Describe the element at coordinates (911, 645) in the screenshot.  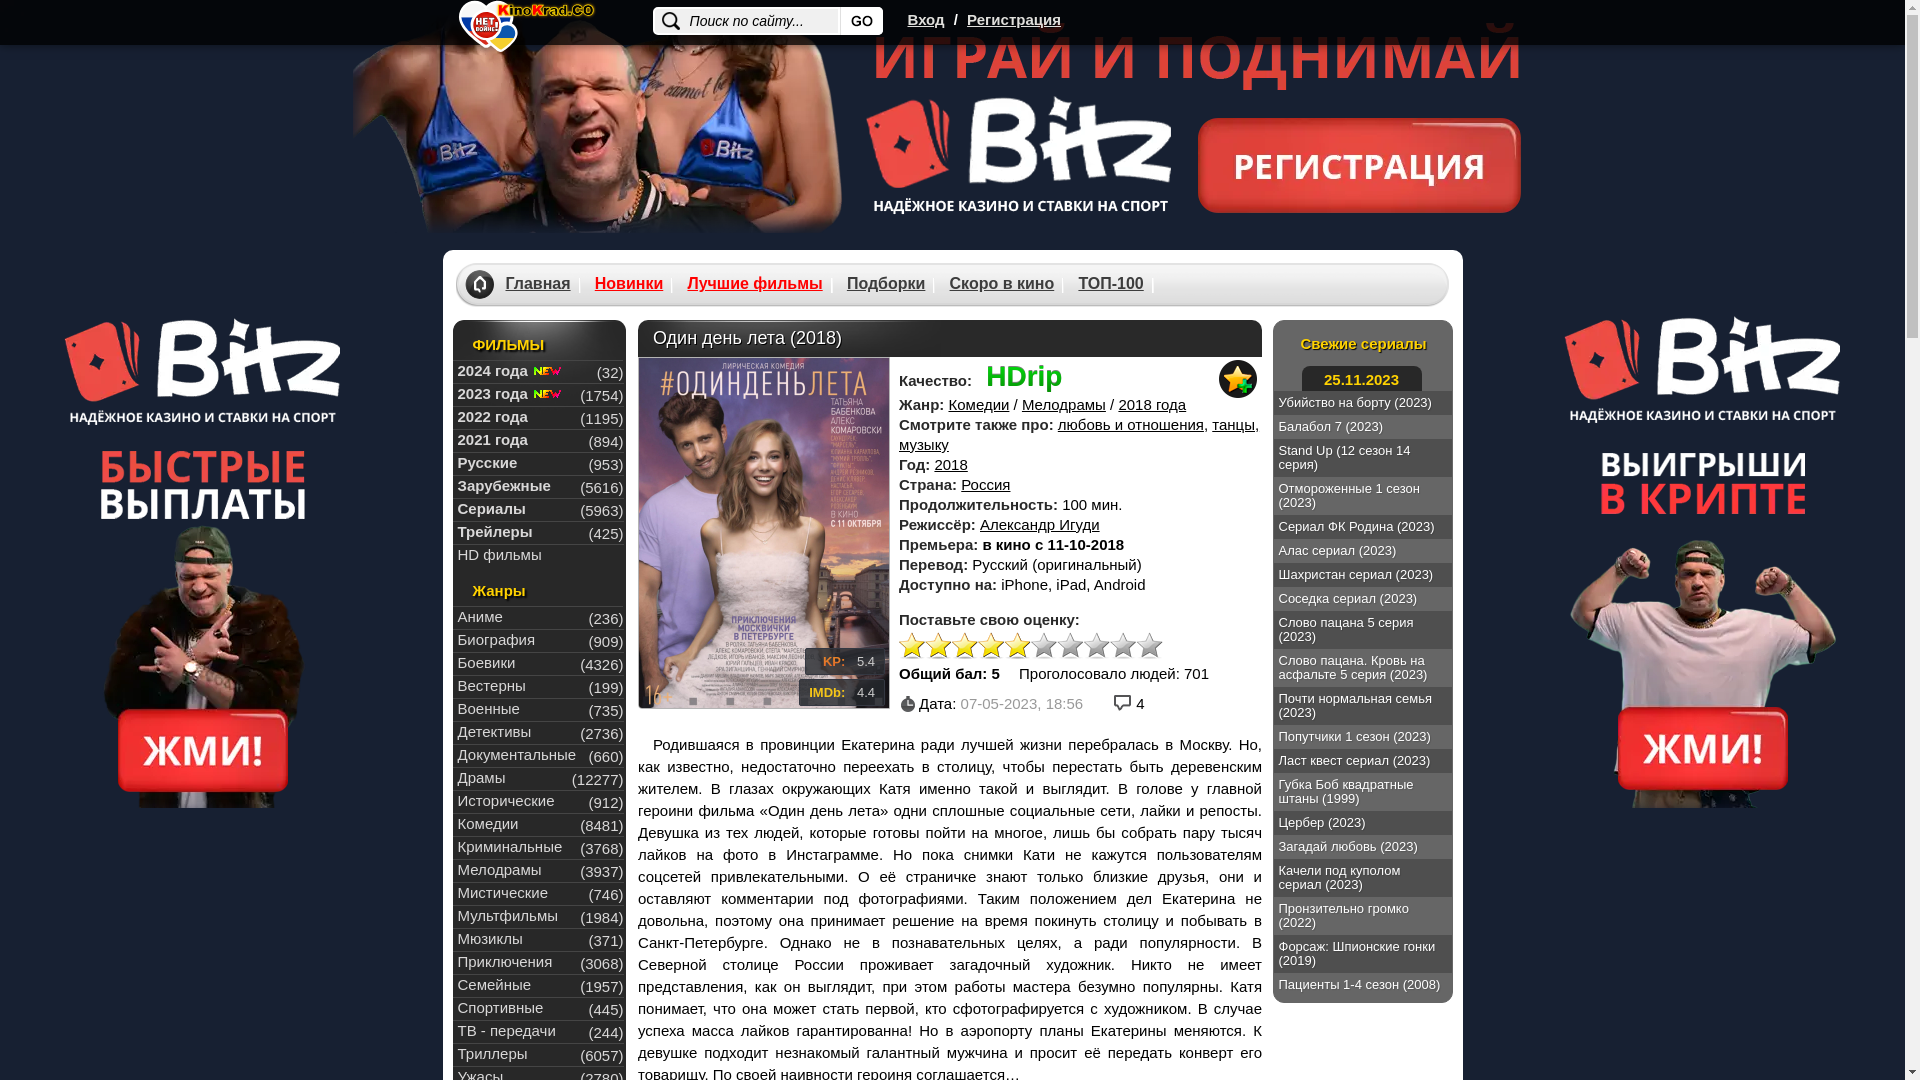
I see `'1'` at that location.